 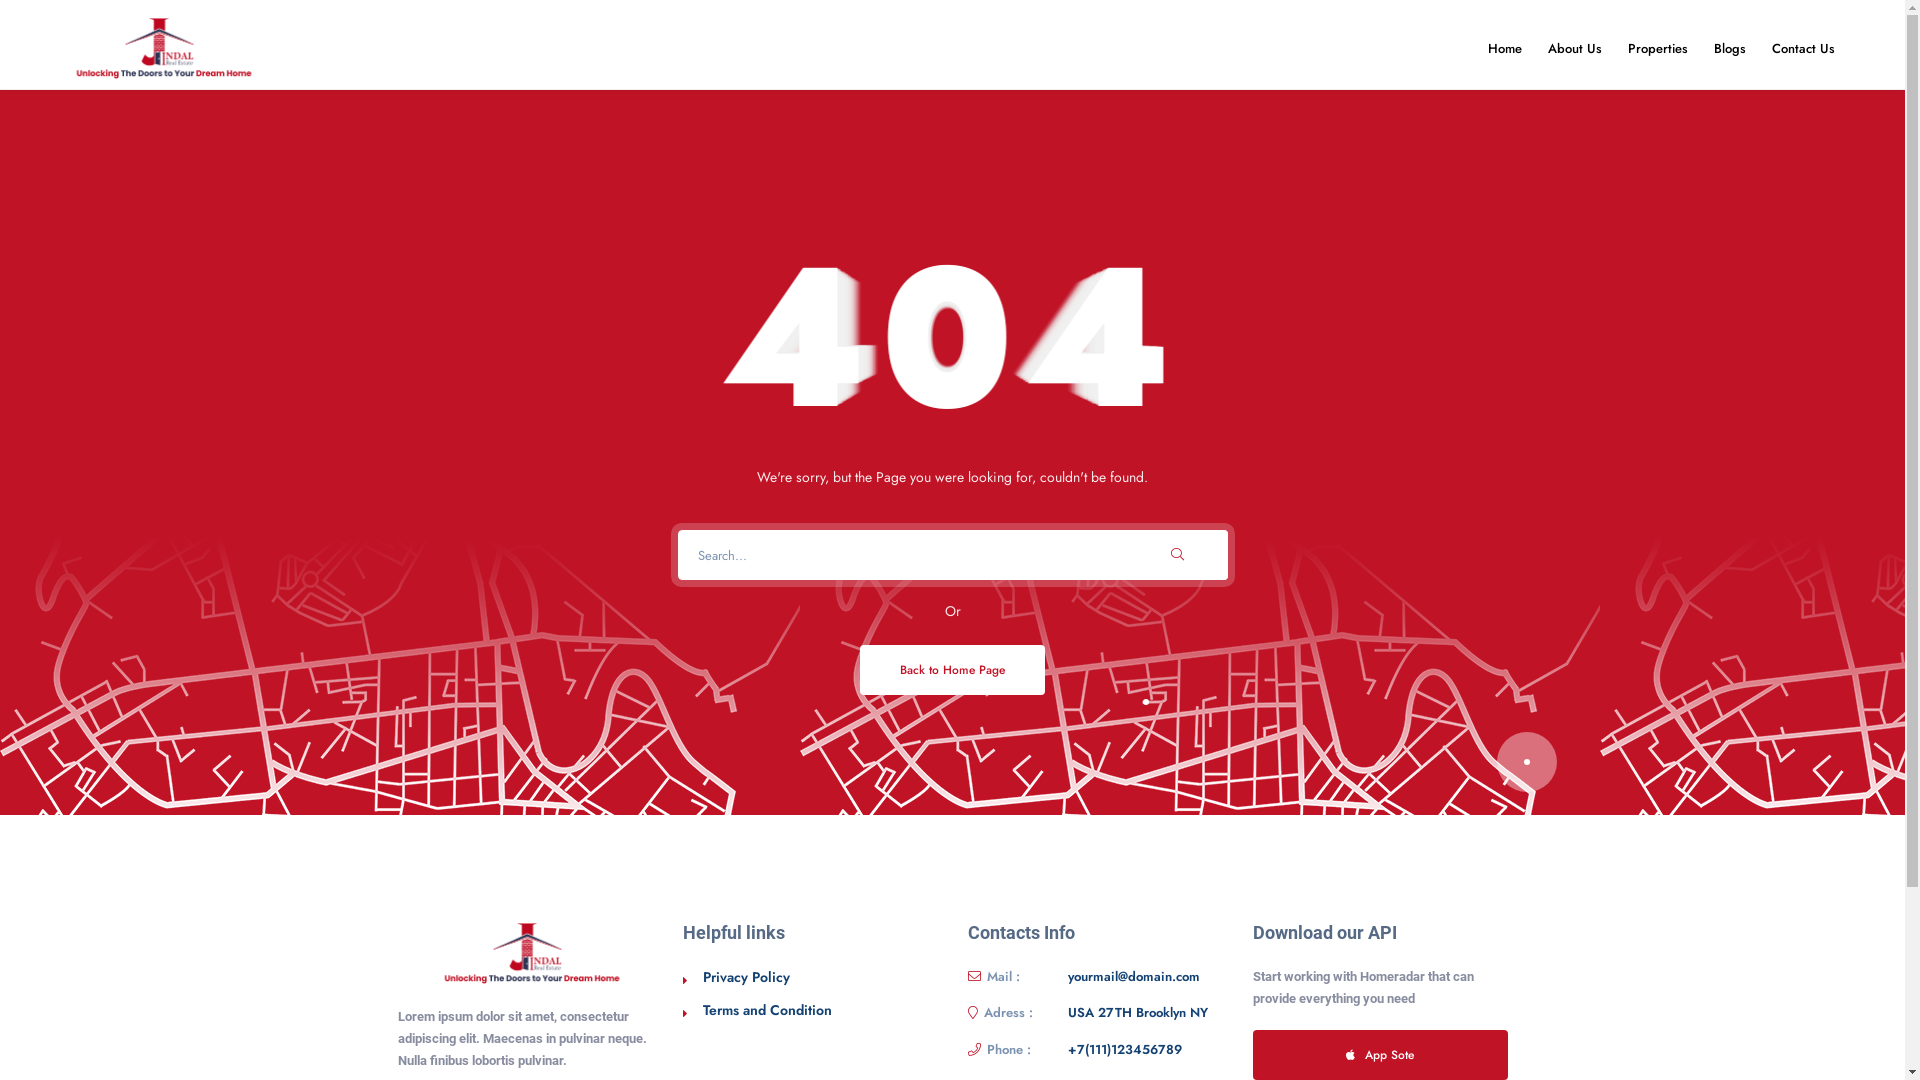 What do you see at coordinates (1573, 47) in the screenshot?
I see `'About Us'` at bounding box center [1573, 47].